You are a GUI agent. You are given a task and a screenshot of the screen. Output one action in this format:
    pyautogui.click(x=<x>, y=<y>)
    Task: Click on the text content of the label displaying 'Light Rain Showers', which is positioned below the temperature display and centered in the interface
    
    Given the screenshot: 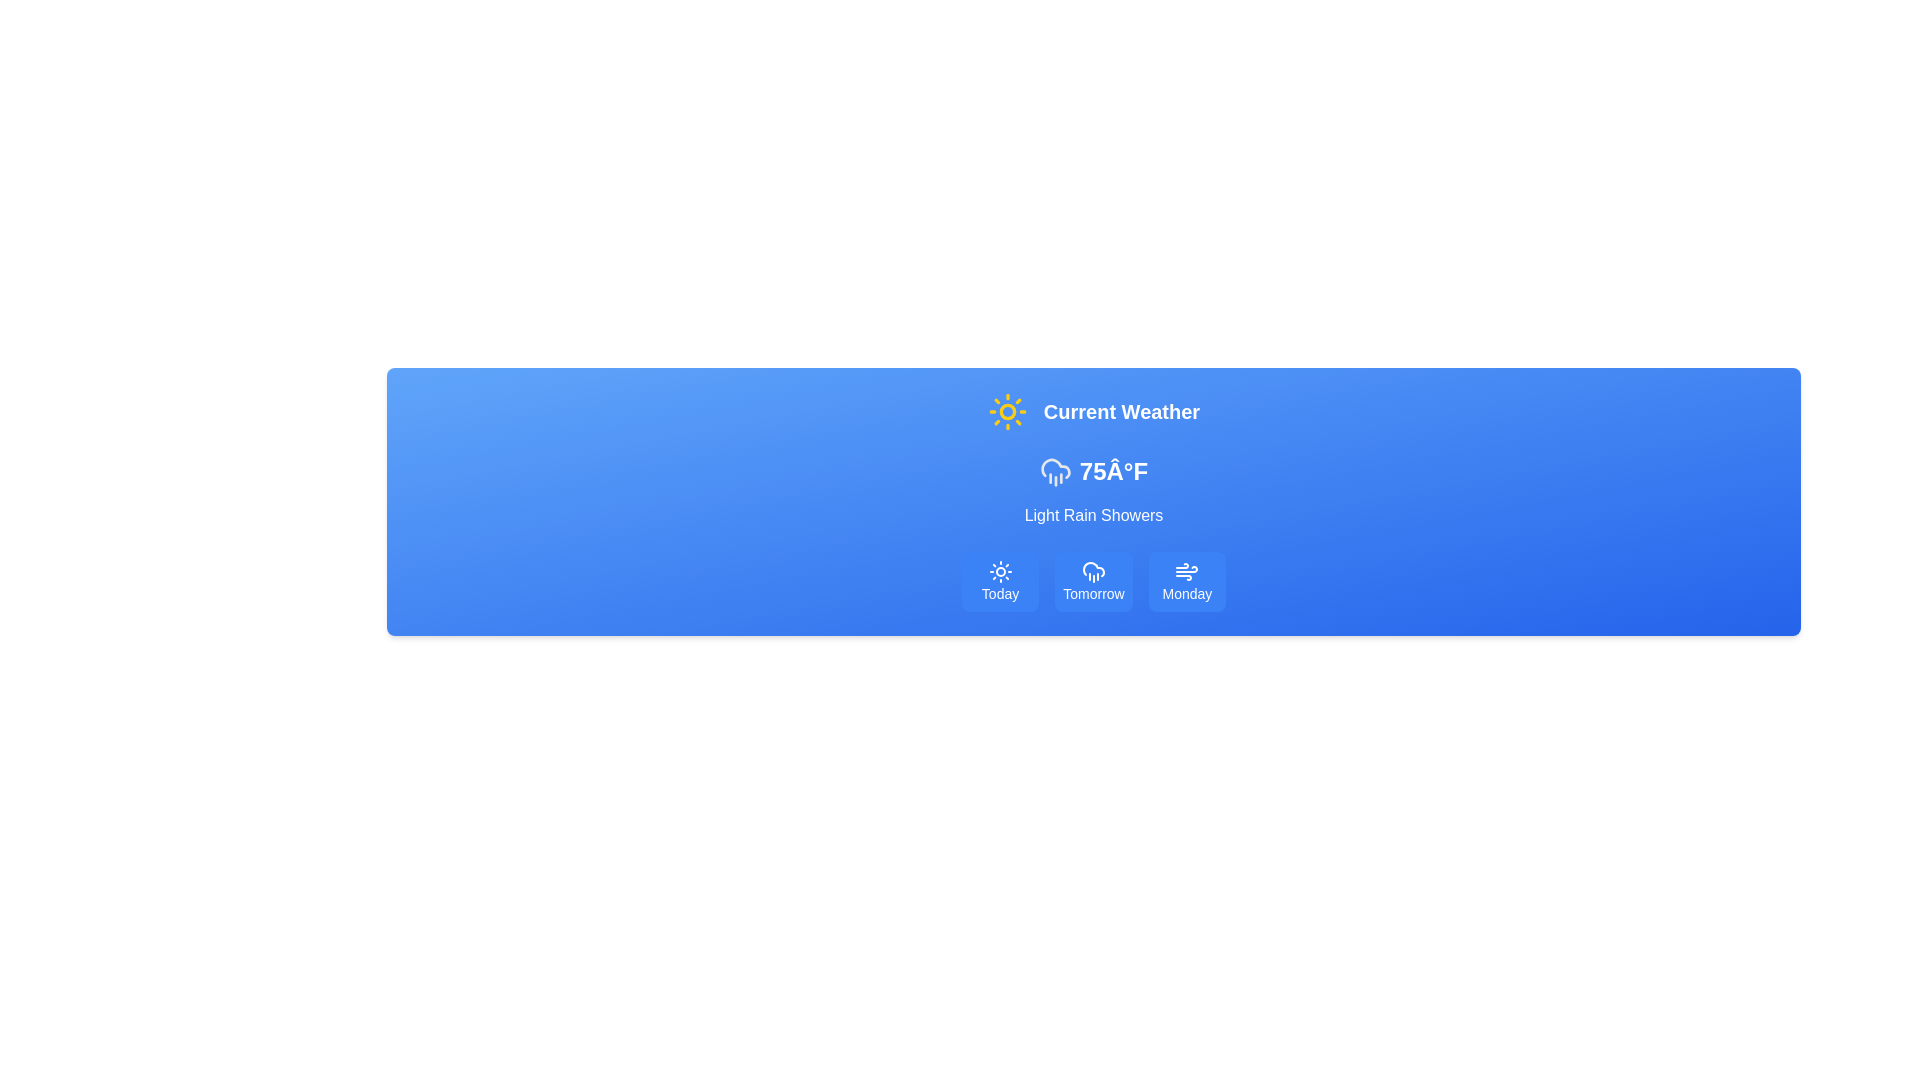 What is the action you would take?
    pyautogui.click(x=1093, y=515)
    